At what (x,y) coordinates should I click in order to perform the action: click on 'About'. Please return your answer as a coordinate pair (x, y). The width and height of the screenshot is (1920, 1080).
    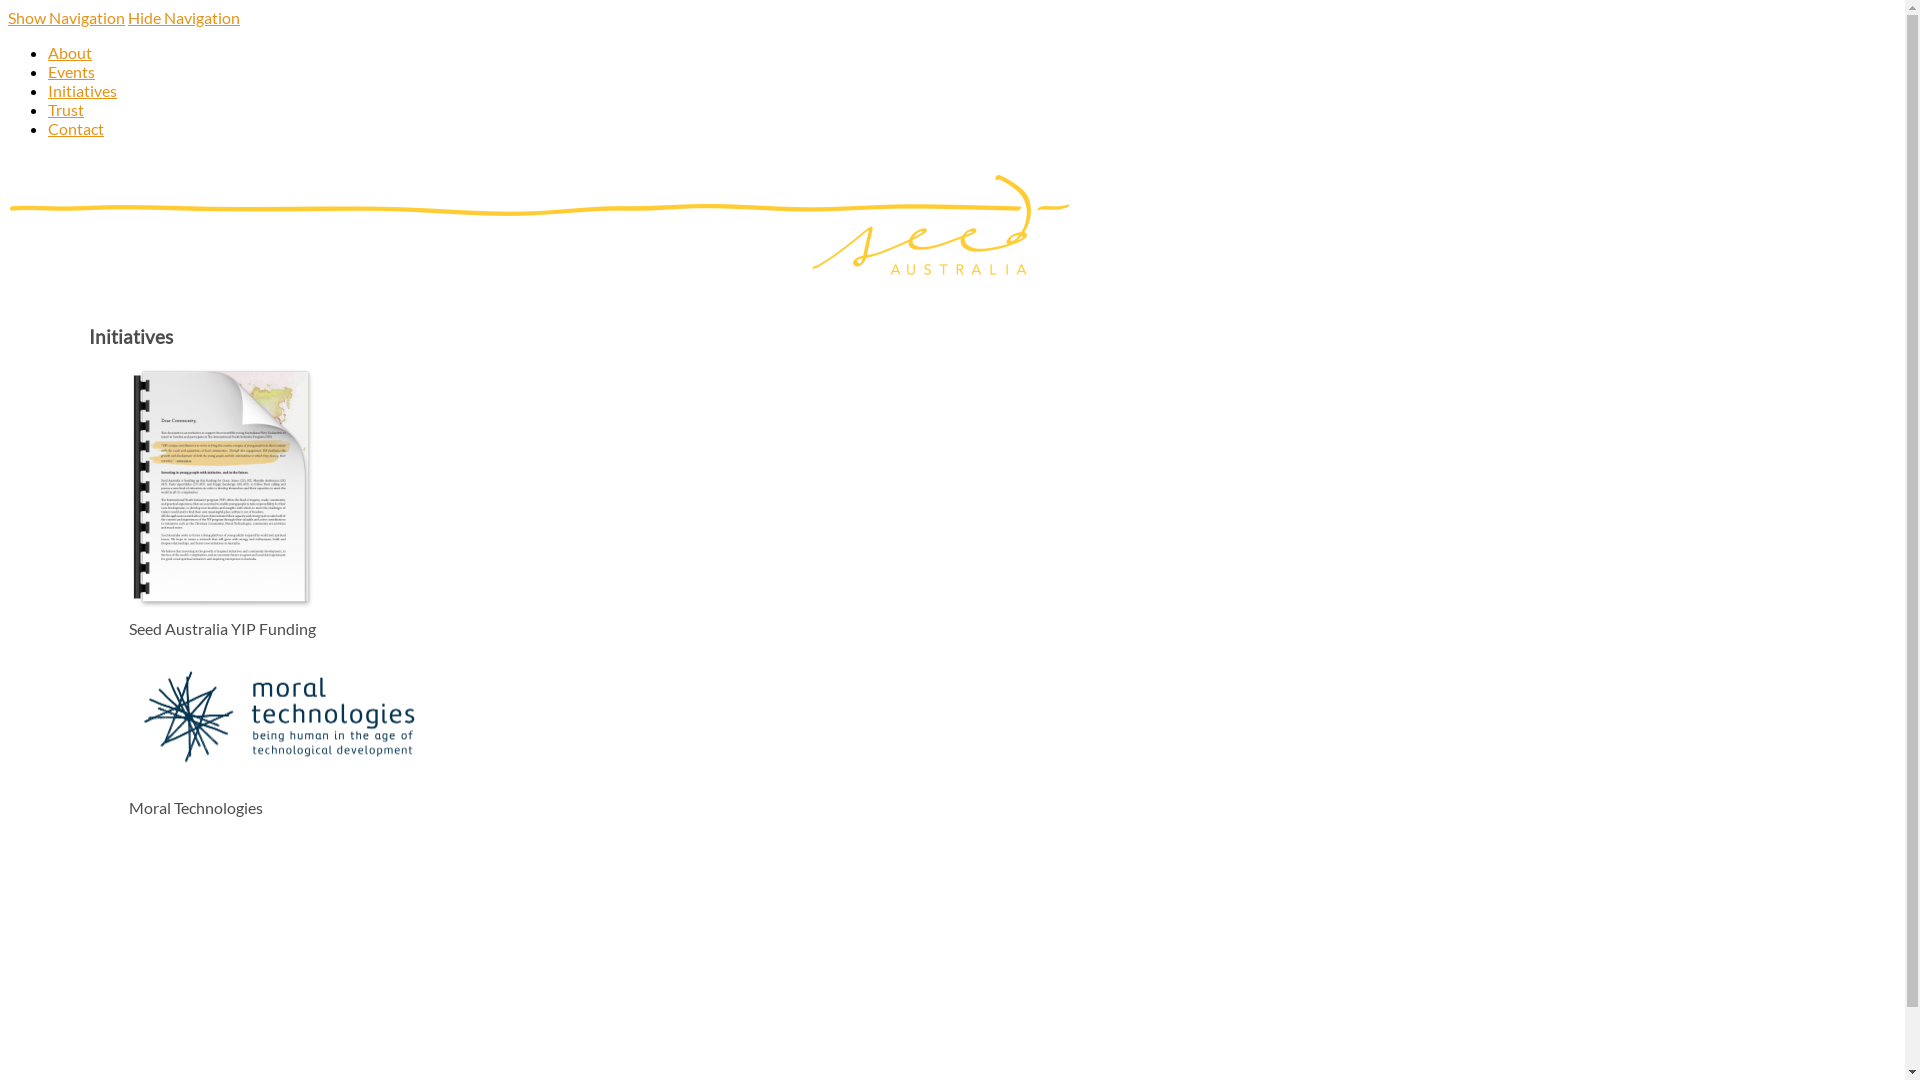
    Looking at the image, I should click on (70, 51).